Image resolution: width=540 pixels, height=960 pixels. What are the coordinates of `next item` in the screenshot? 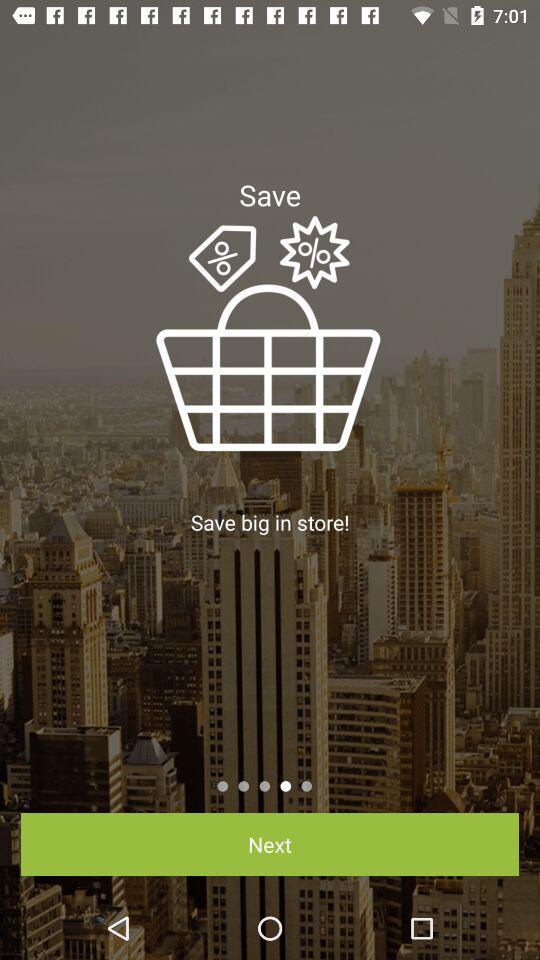 It's located at (270, 843).